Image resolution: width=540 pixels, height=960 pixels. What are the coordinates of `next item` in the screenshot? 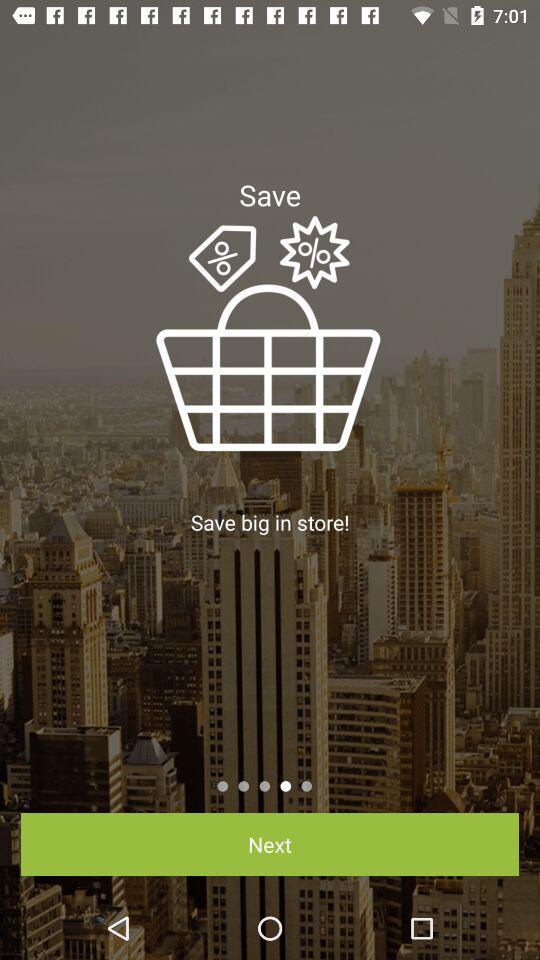 It's located at (270, 843).